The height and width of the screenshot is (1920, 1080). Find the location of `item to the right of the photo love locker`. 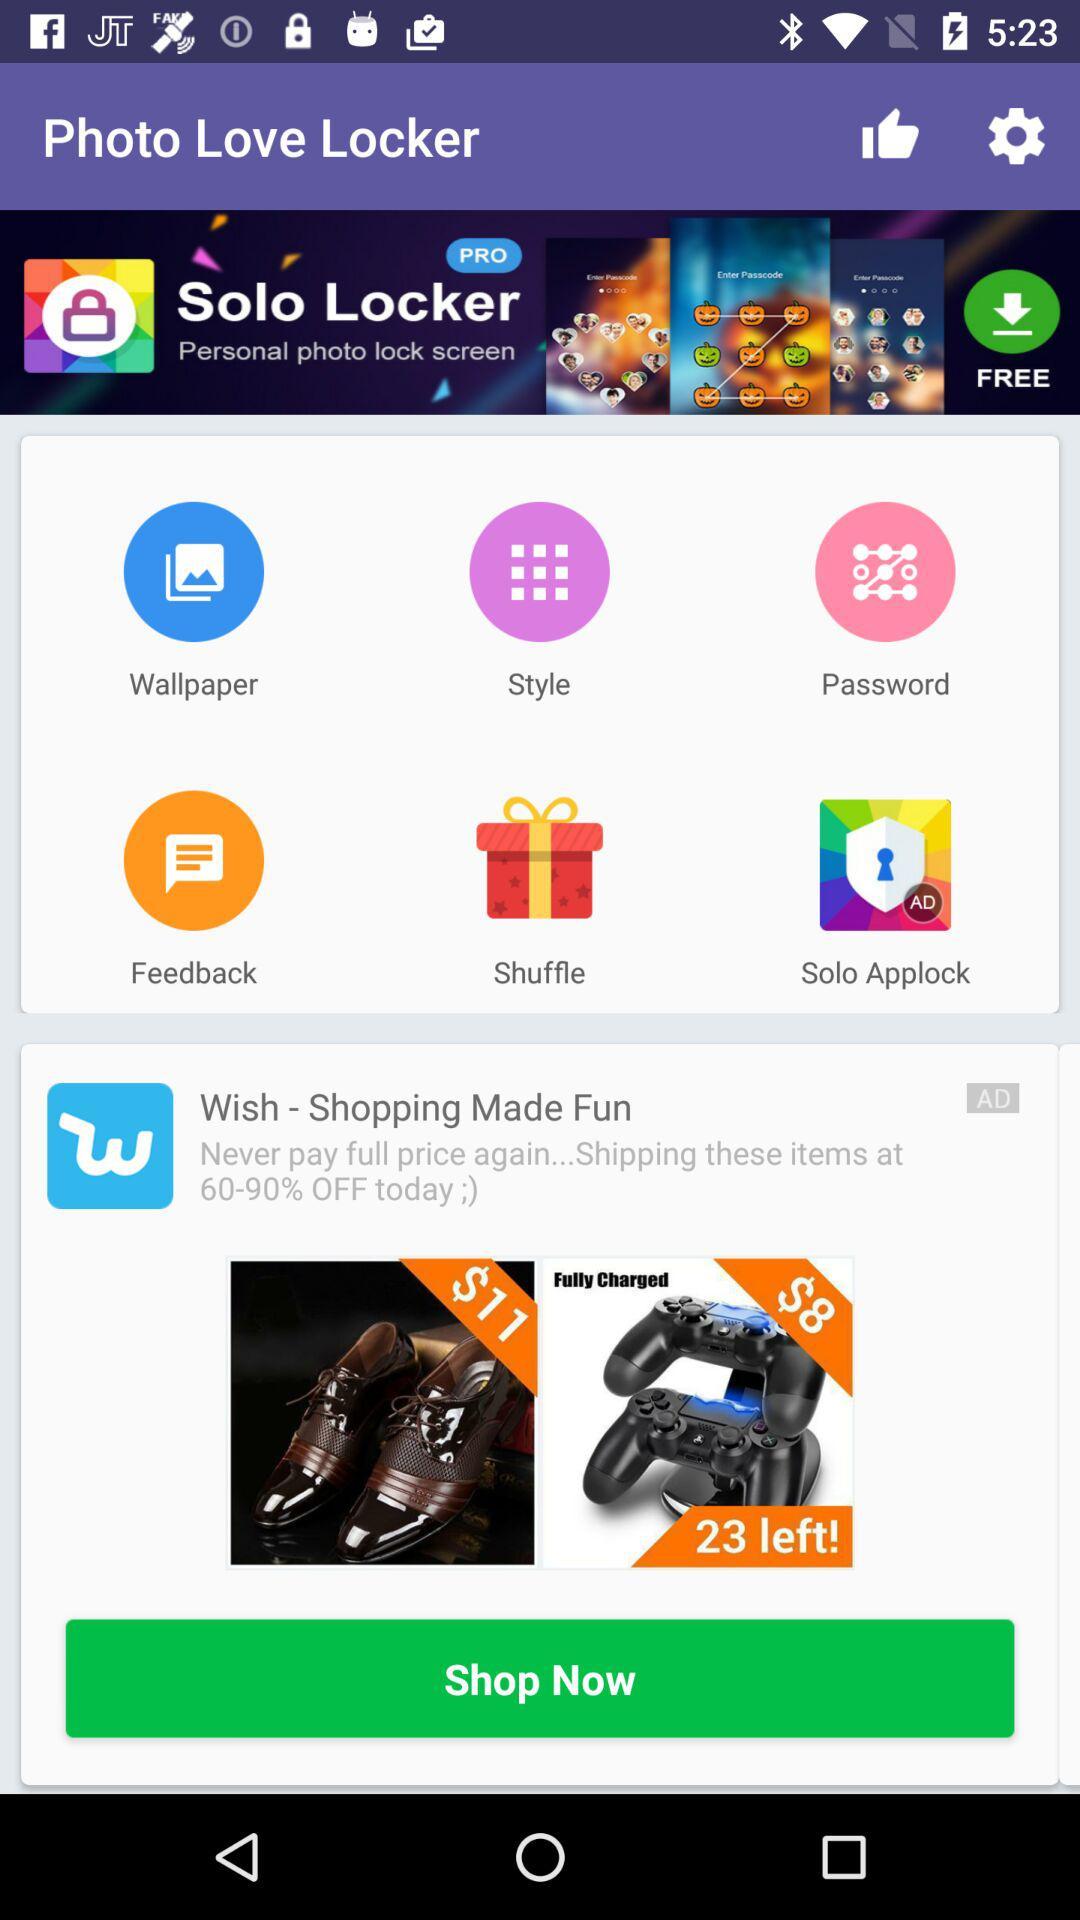

item to the right of the photo love locker is located at coordinates (890, 135).